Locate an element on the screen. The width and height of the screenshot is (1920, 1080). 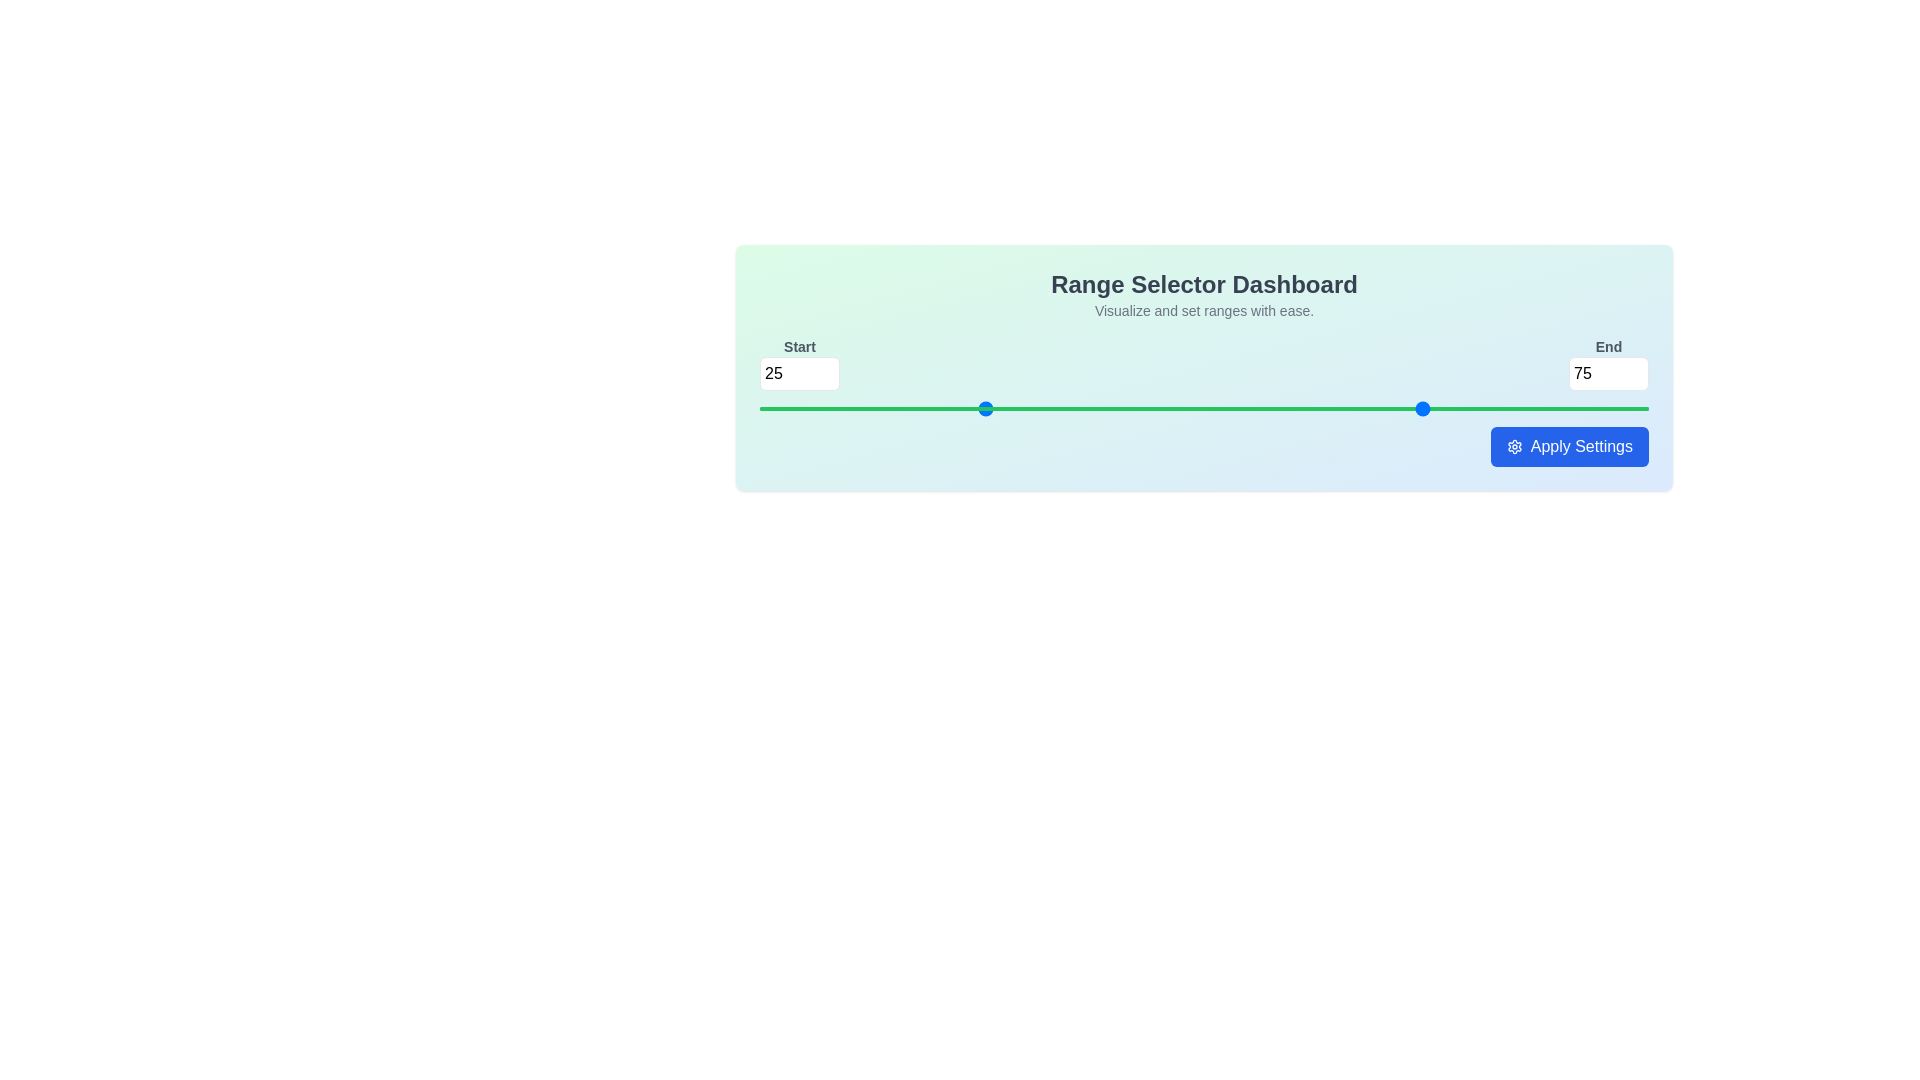
the gear-shaped icon is located at coordinates (1514, 446).